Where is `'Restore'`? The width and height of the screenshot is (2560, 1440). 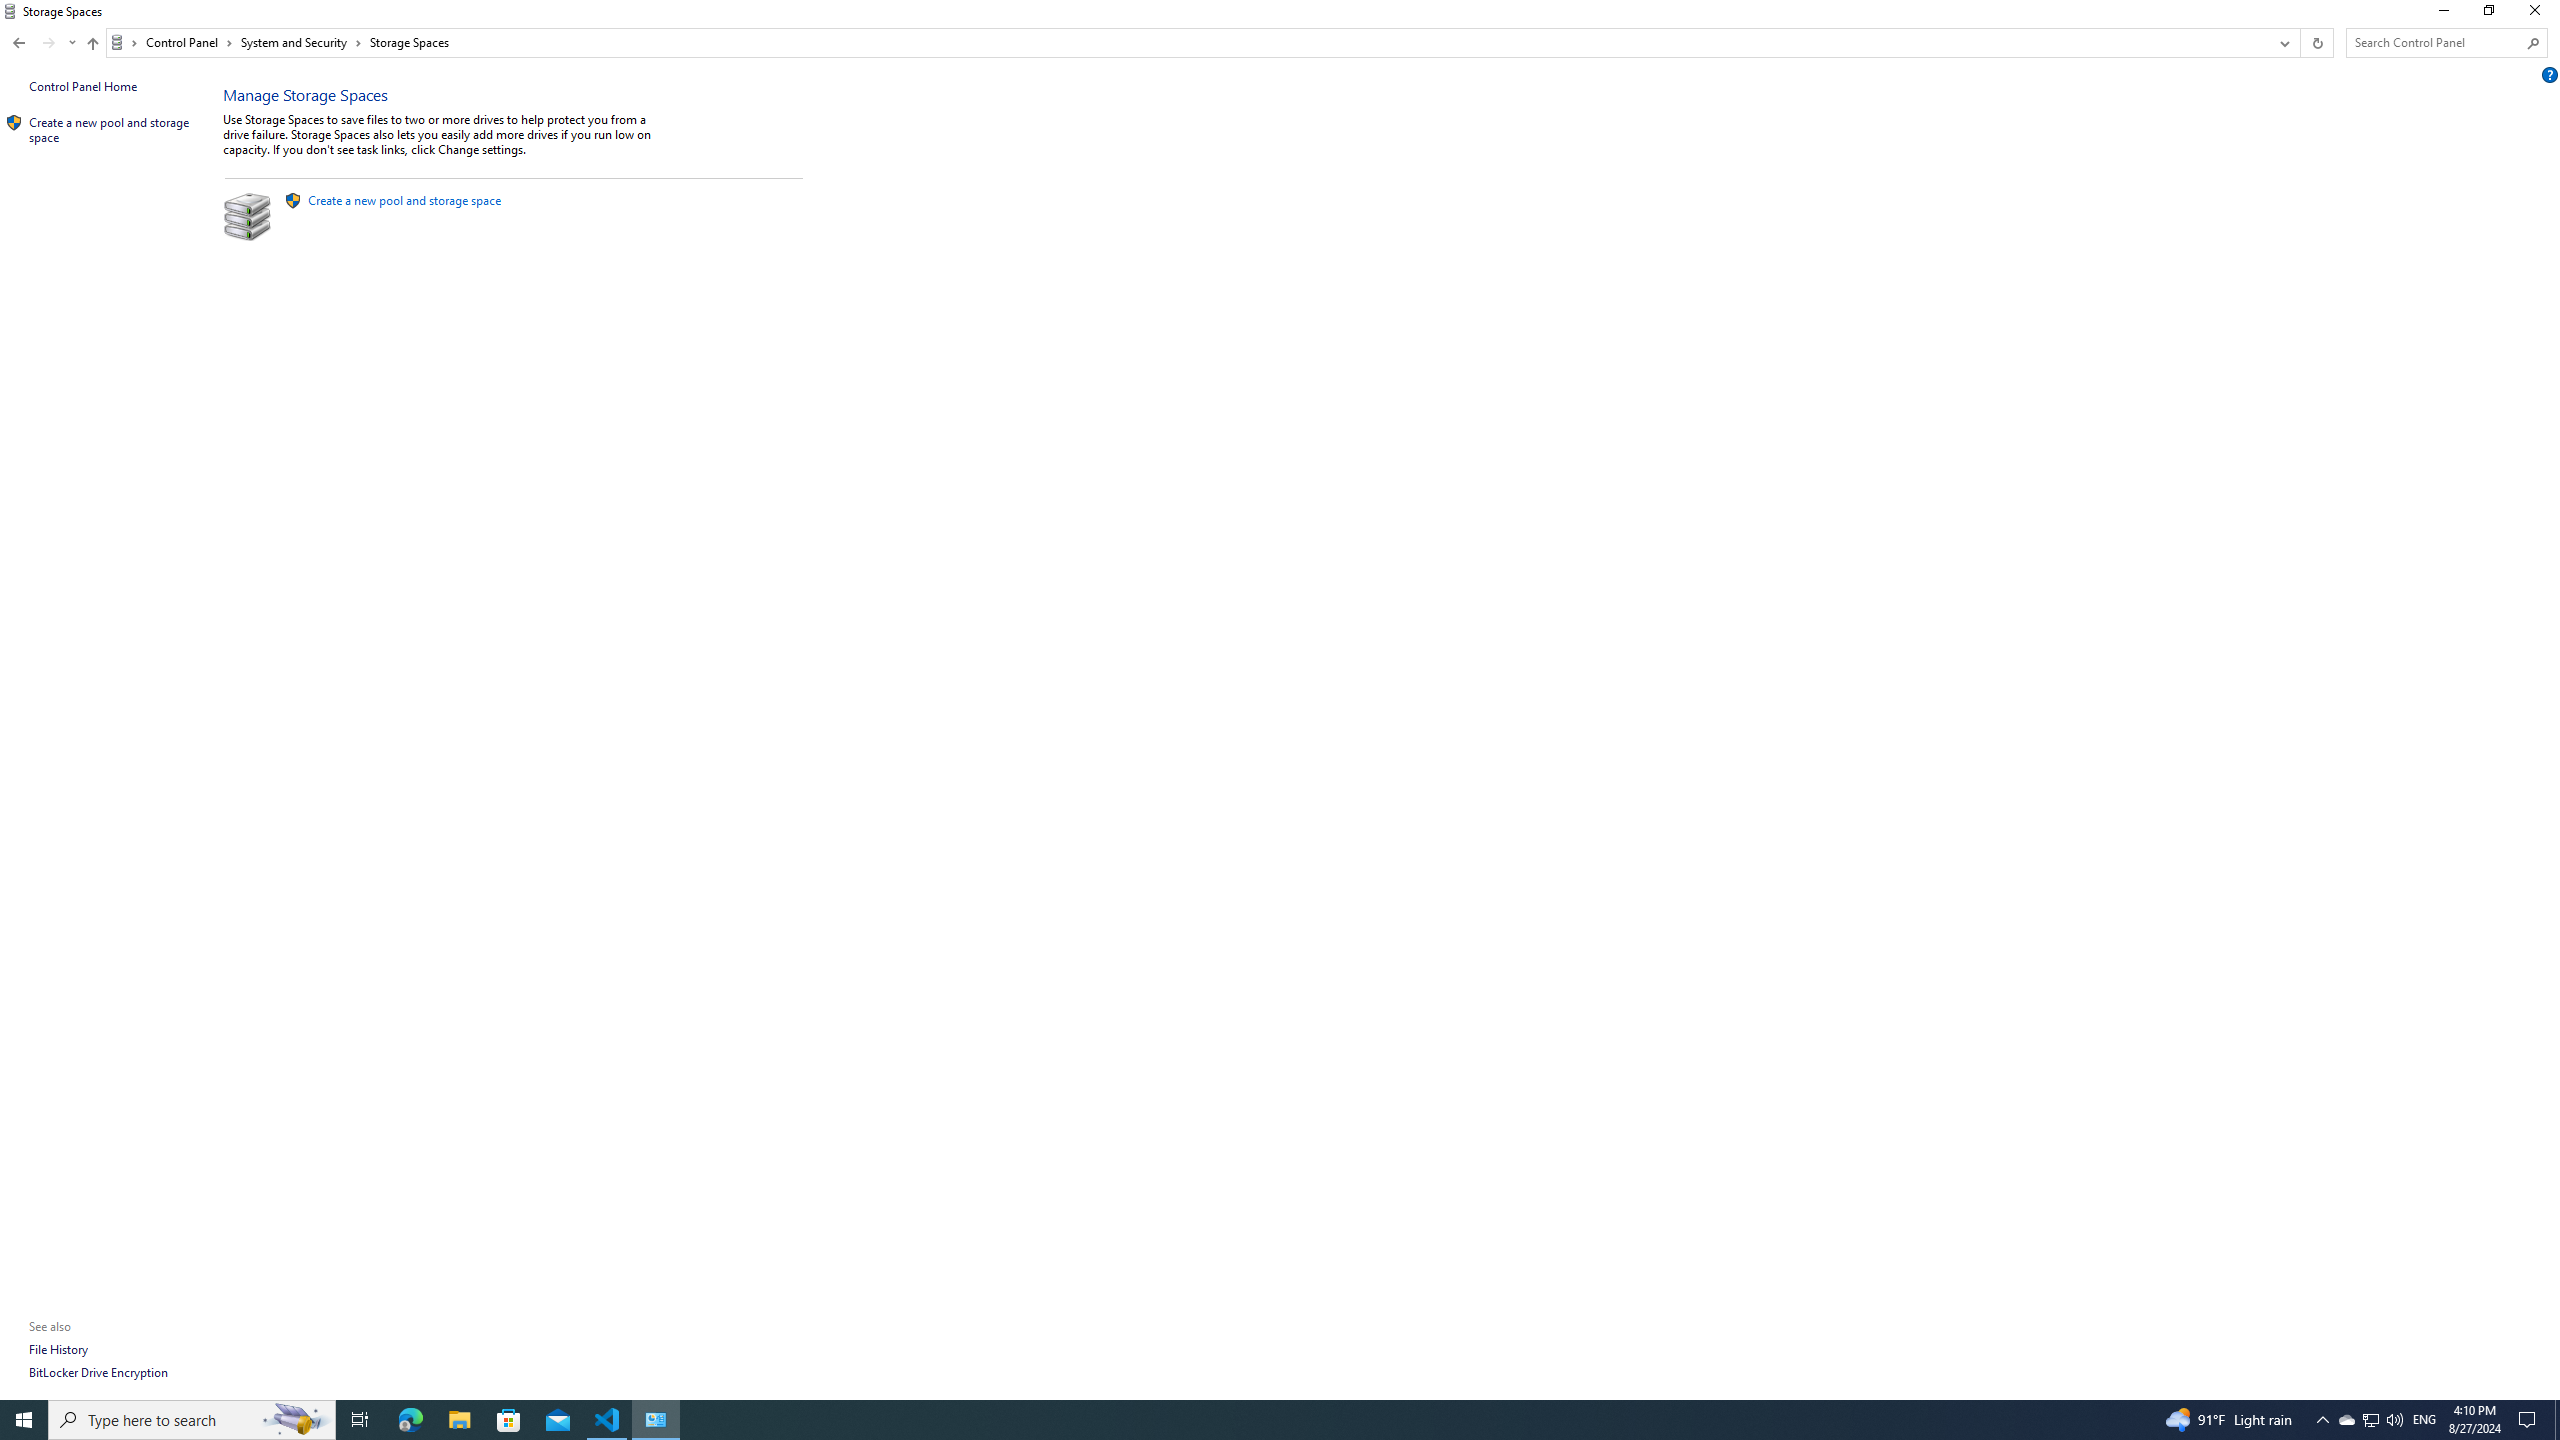 'Restore' is located at coordinates (2487, 15).